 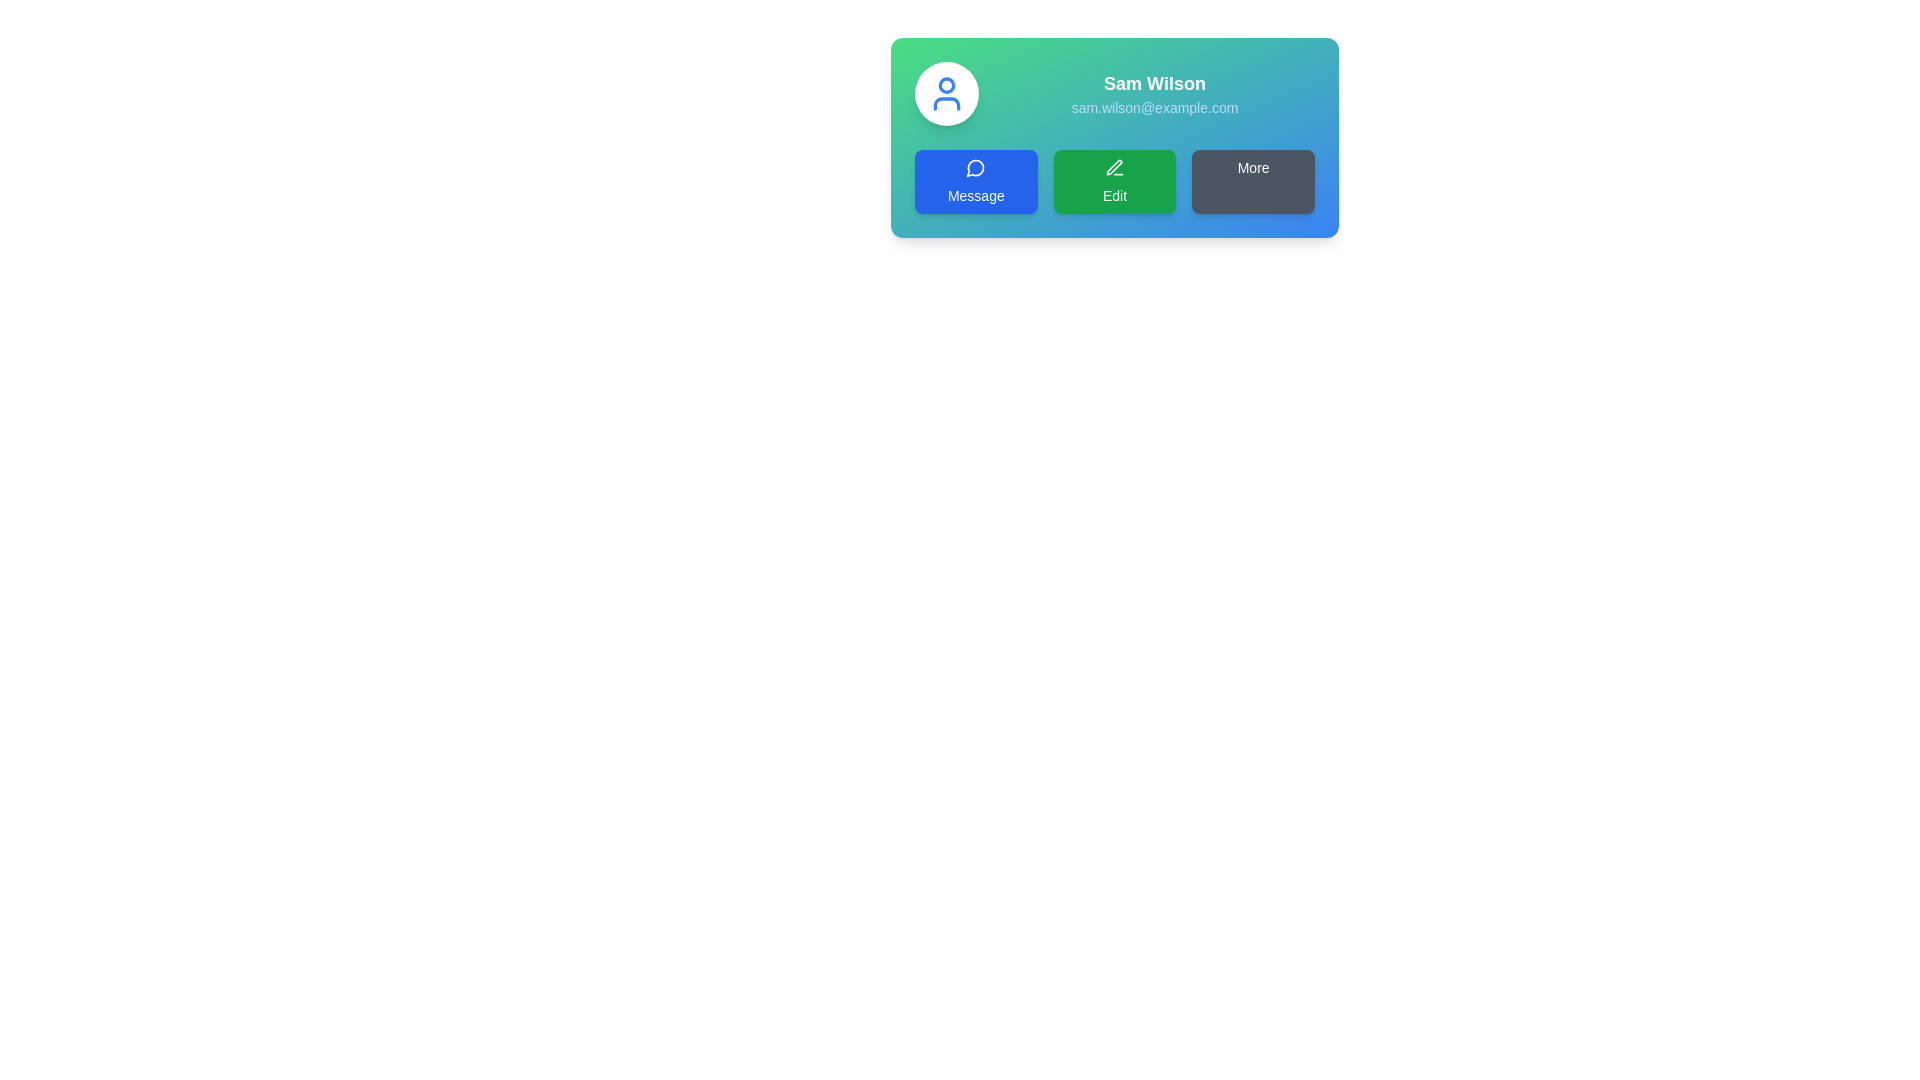 What do you see at coordinates (945, 93) in the screenshot?
I see `the profile icon representing the user 'Sam Wilson' to initiate a related action` at bounding box center [945, 93].